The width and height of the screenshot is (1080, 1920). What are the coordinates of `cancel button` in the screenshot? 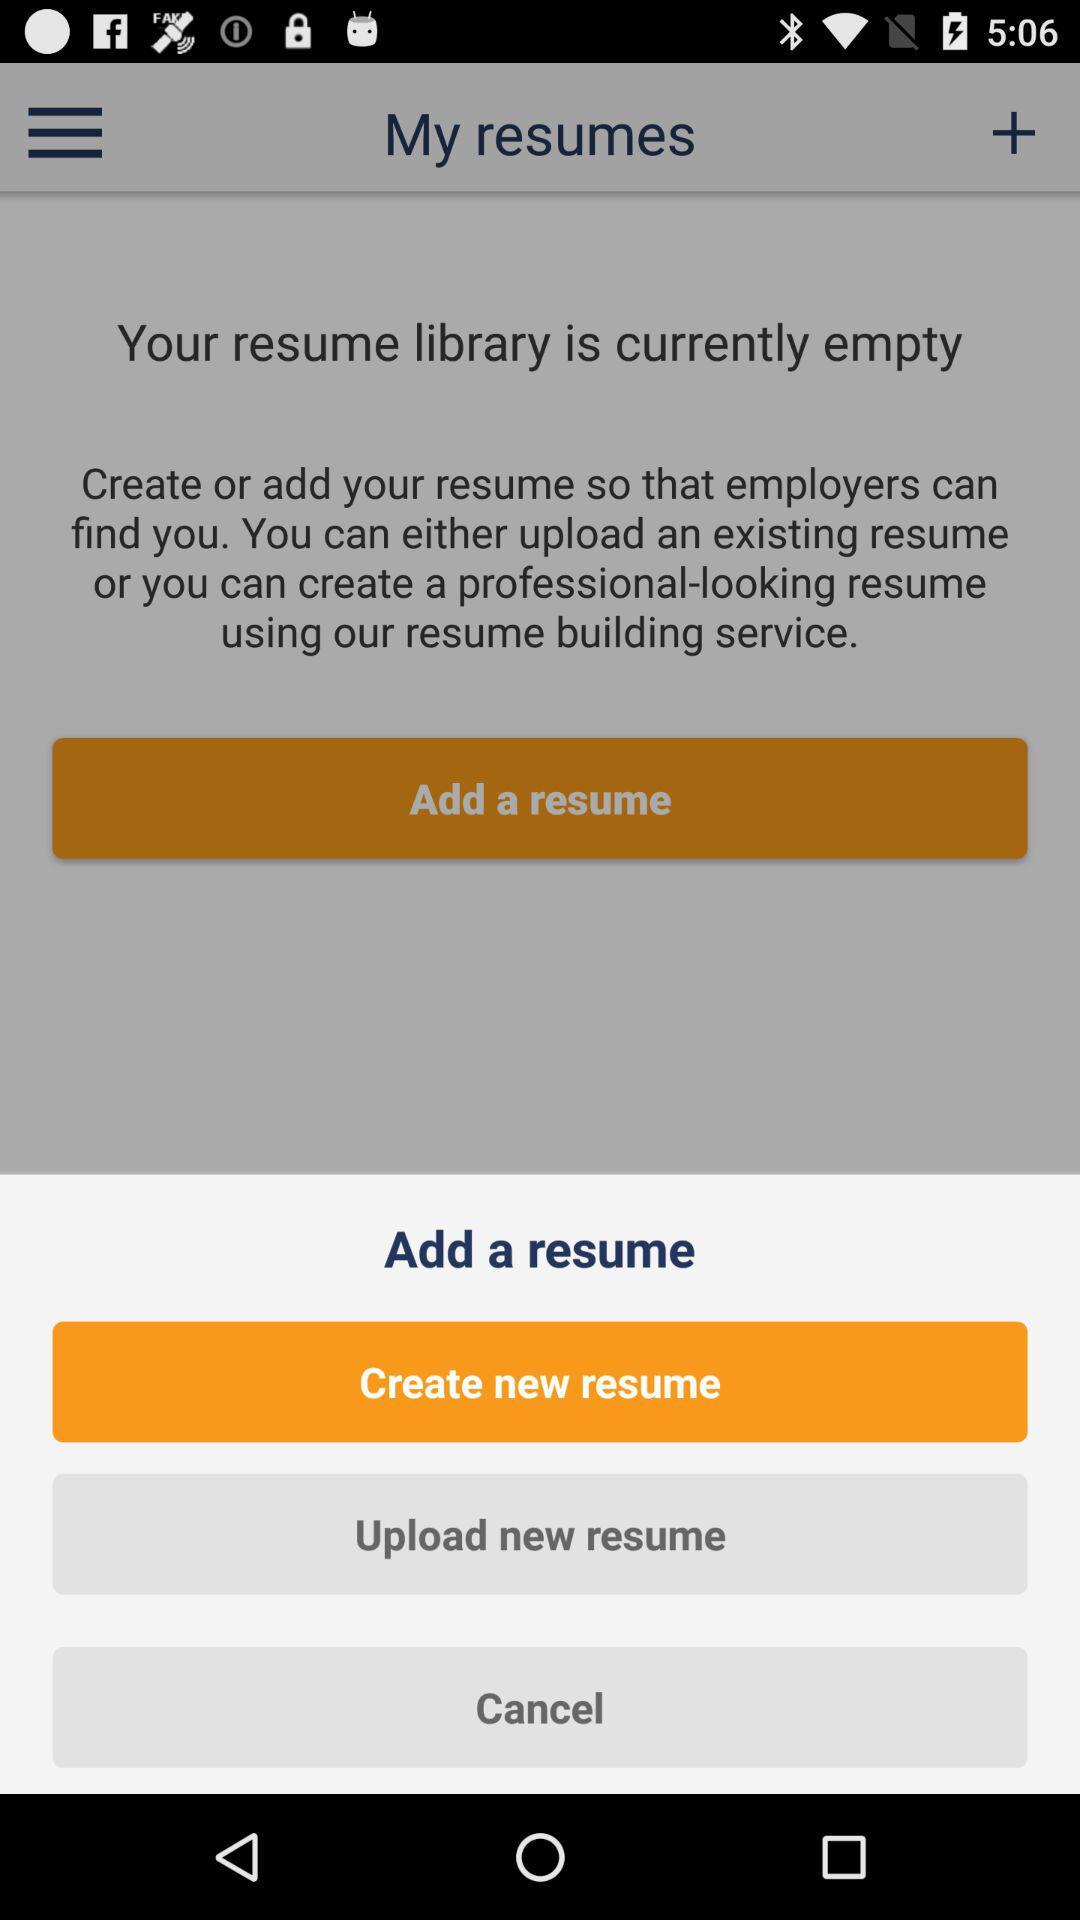 It's located at (540, 1706).